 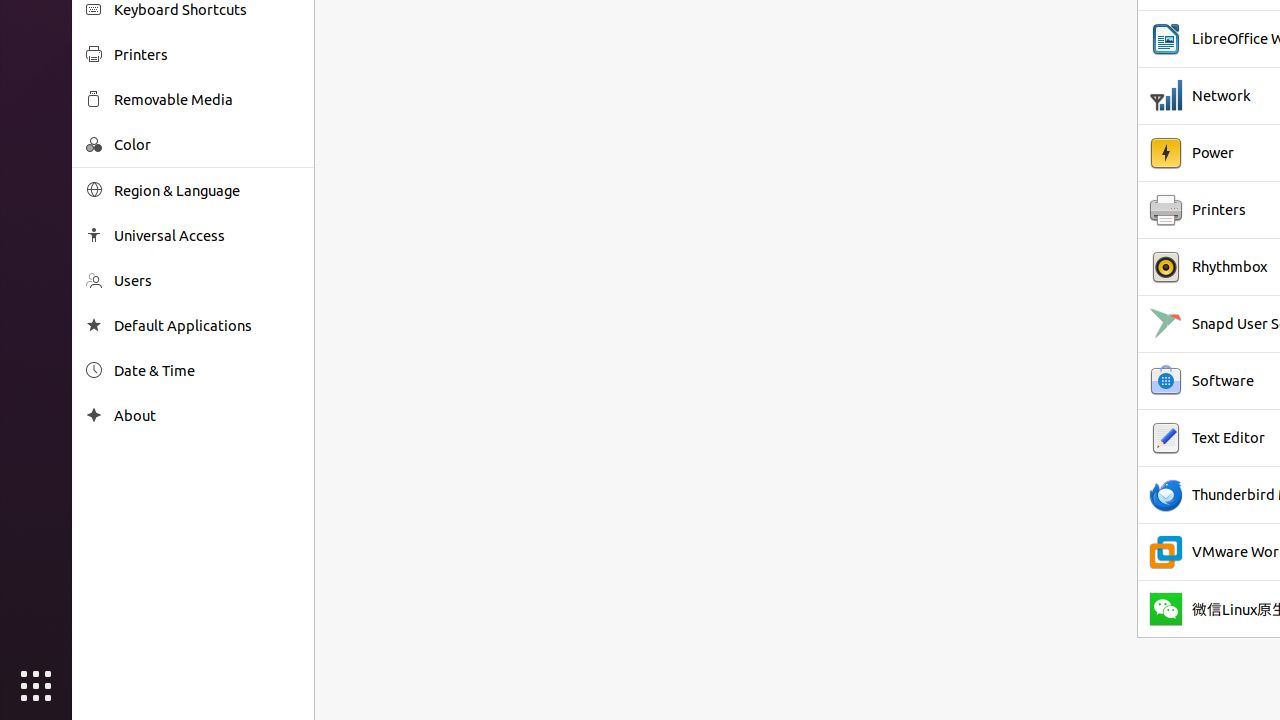 What do you see at coordinates (206, 190) in the screenshot?
I see `'Region & Language'` at bounding box center [206, 190].